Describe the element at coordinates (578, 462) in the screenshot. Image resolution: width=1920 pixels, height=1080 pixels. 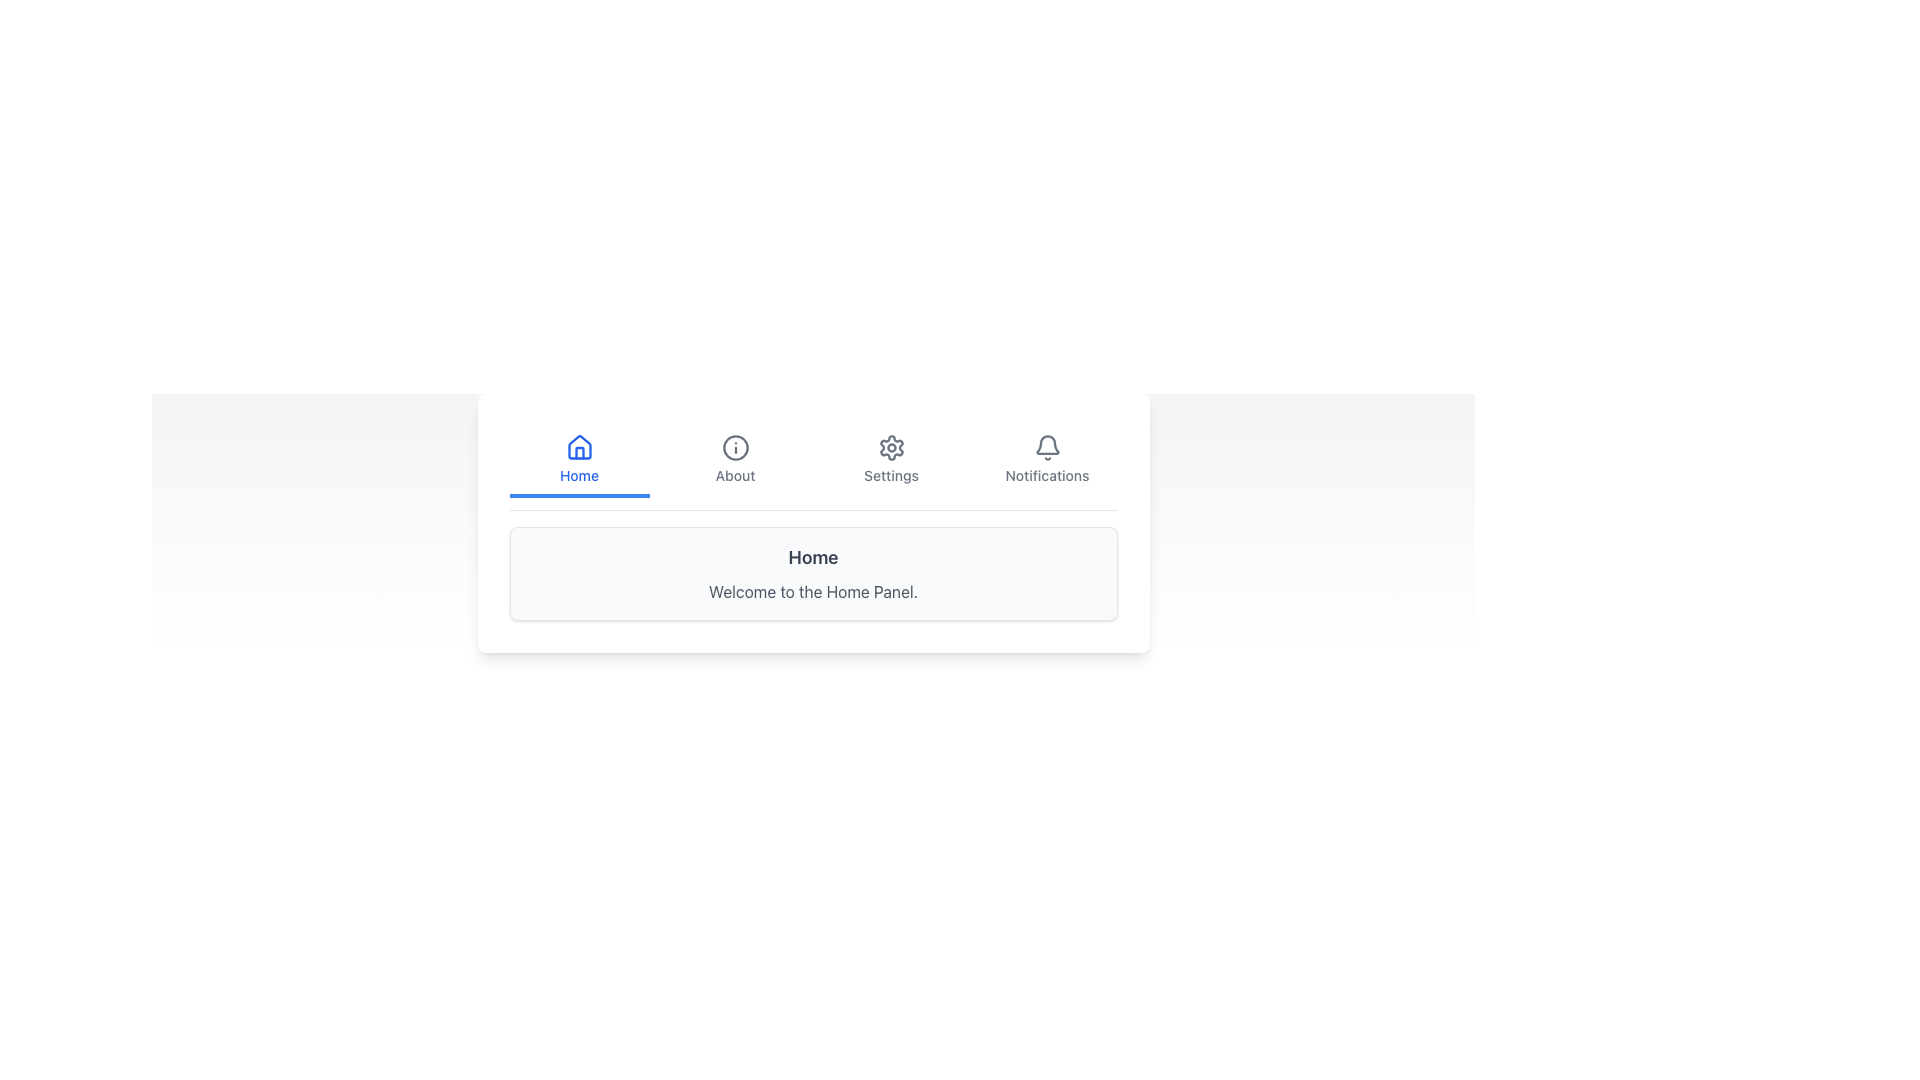
I see `the 'Home' button in the horizontal navigation bar to trigger the scaling hover effect` at that location.